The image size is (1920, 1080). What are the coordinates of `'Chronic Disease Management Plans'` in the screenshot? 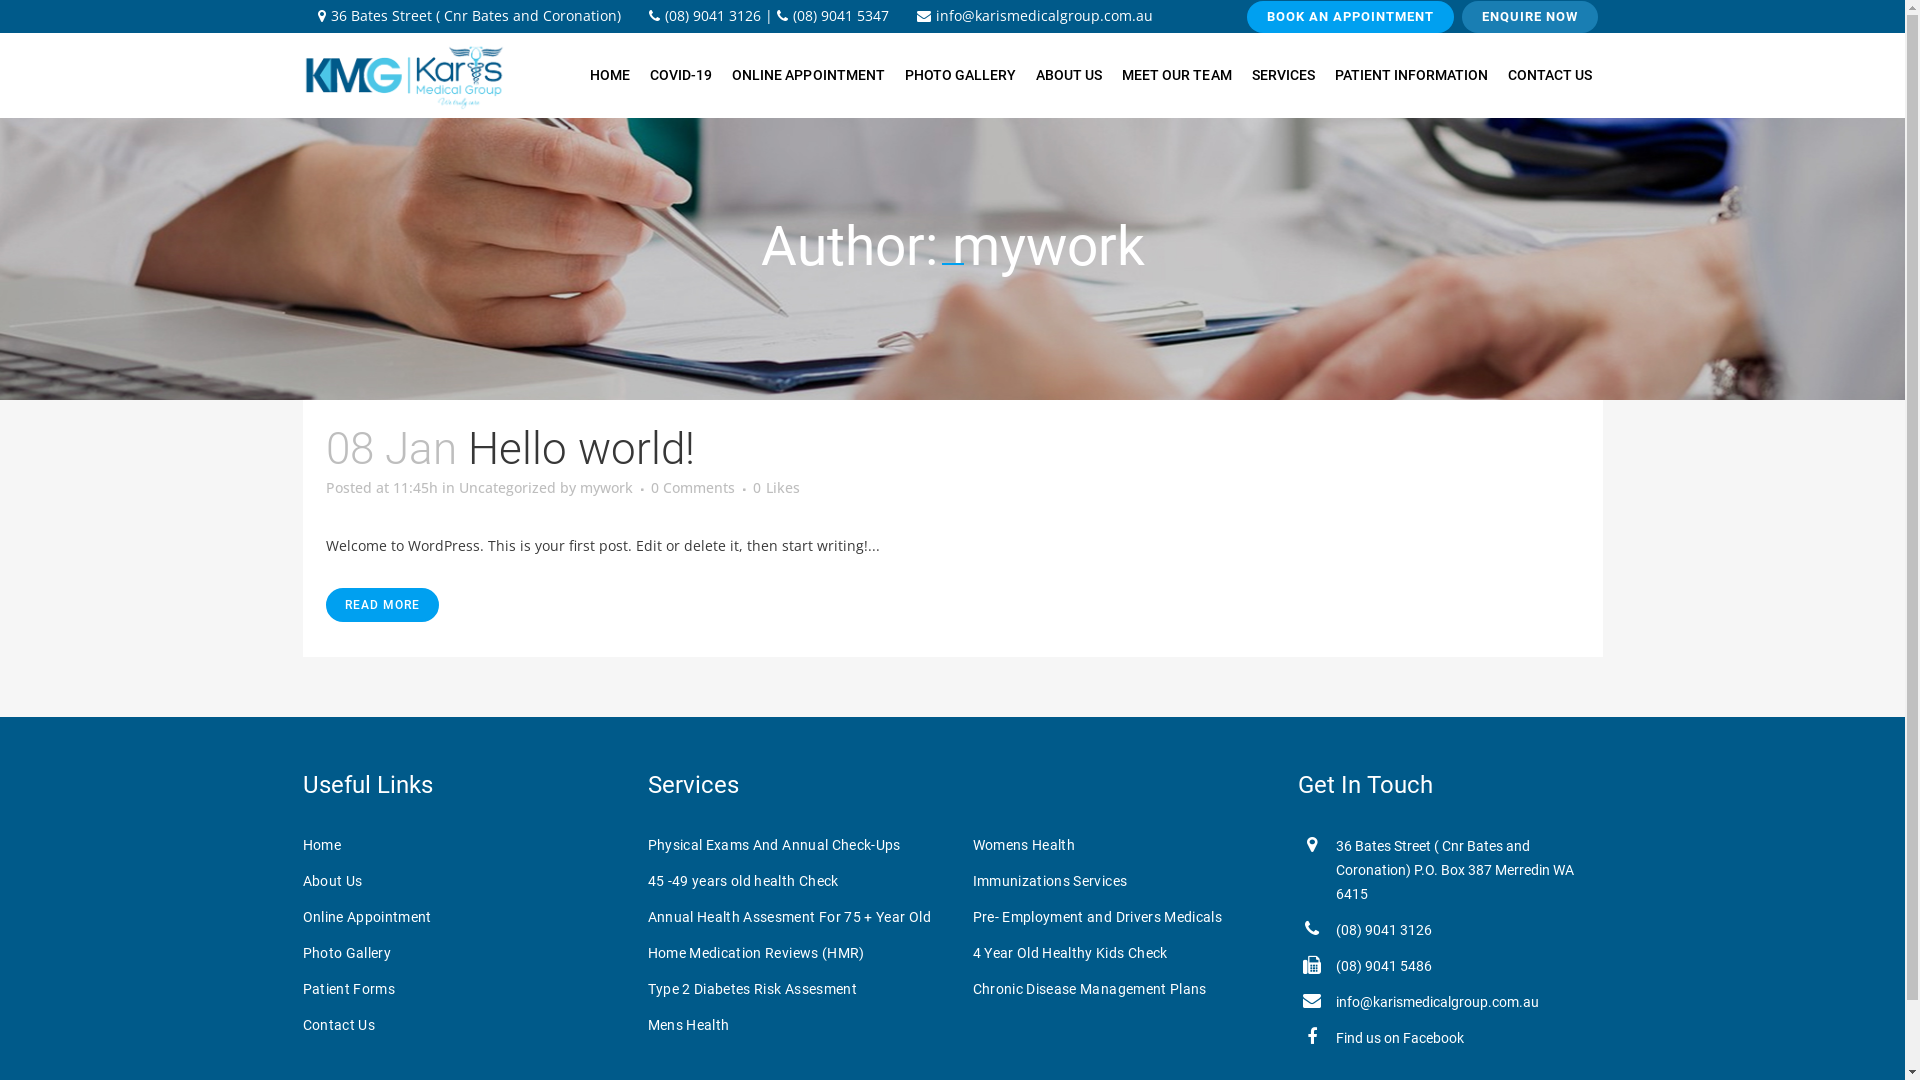 It's located at (1122, 987).